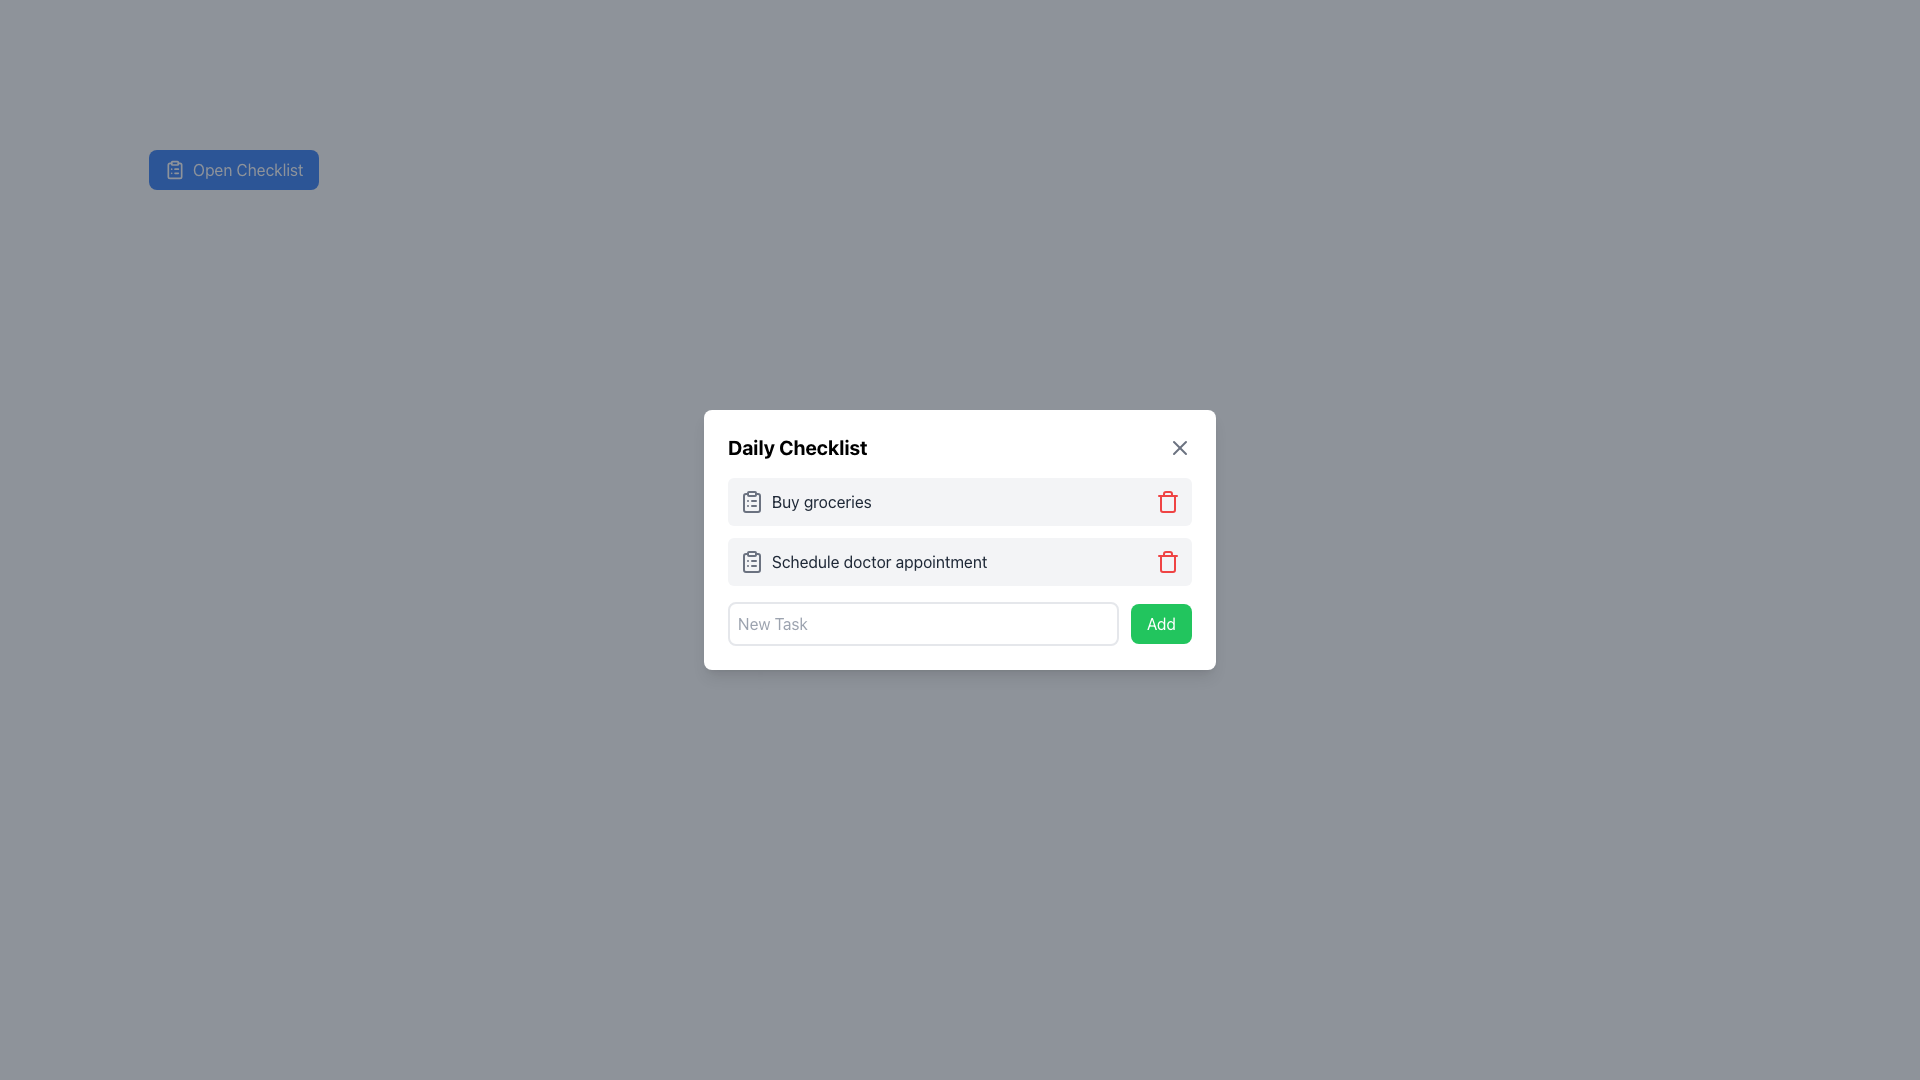 The height and width of the screenshot is (1080, 1920). Describe the element at coordinates (1180, 446) in the screenshot. I see `the close button located at the top-right corner of the 'Daily Checklist' panel` at that location.